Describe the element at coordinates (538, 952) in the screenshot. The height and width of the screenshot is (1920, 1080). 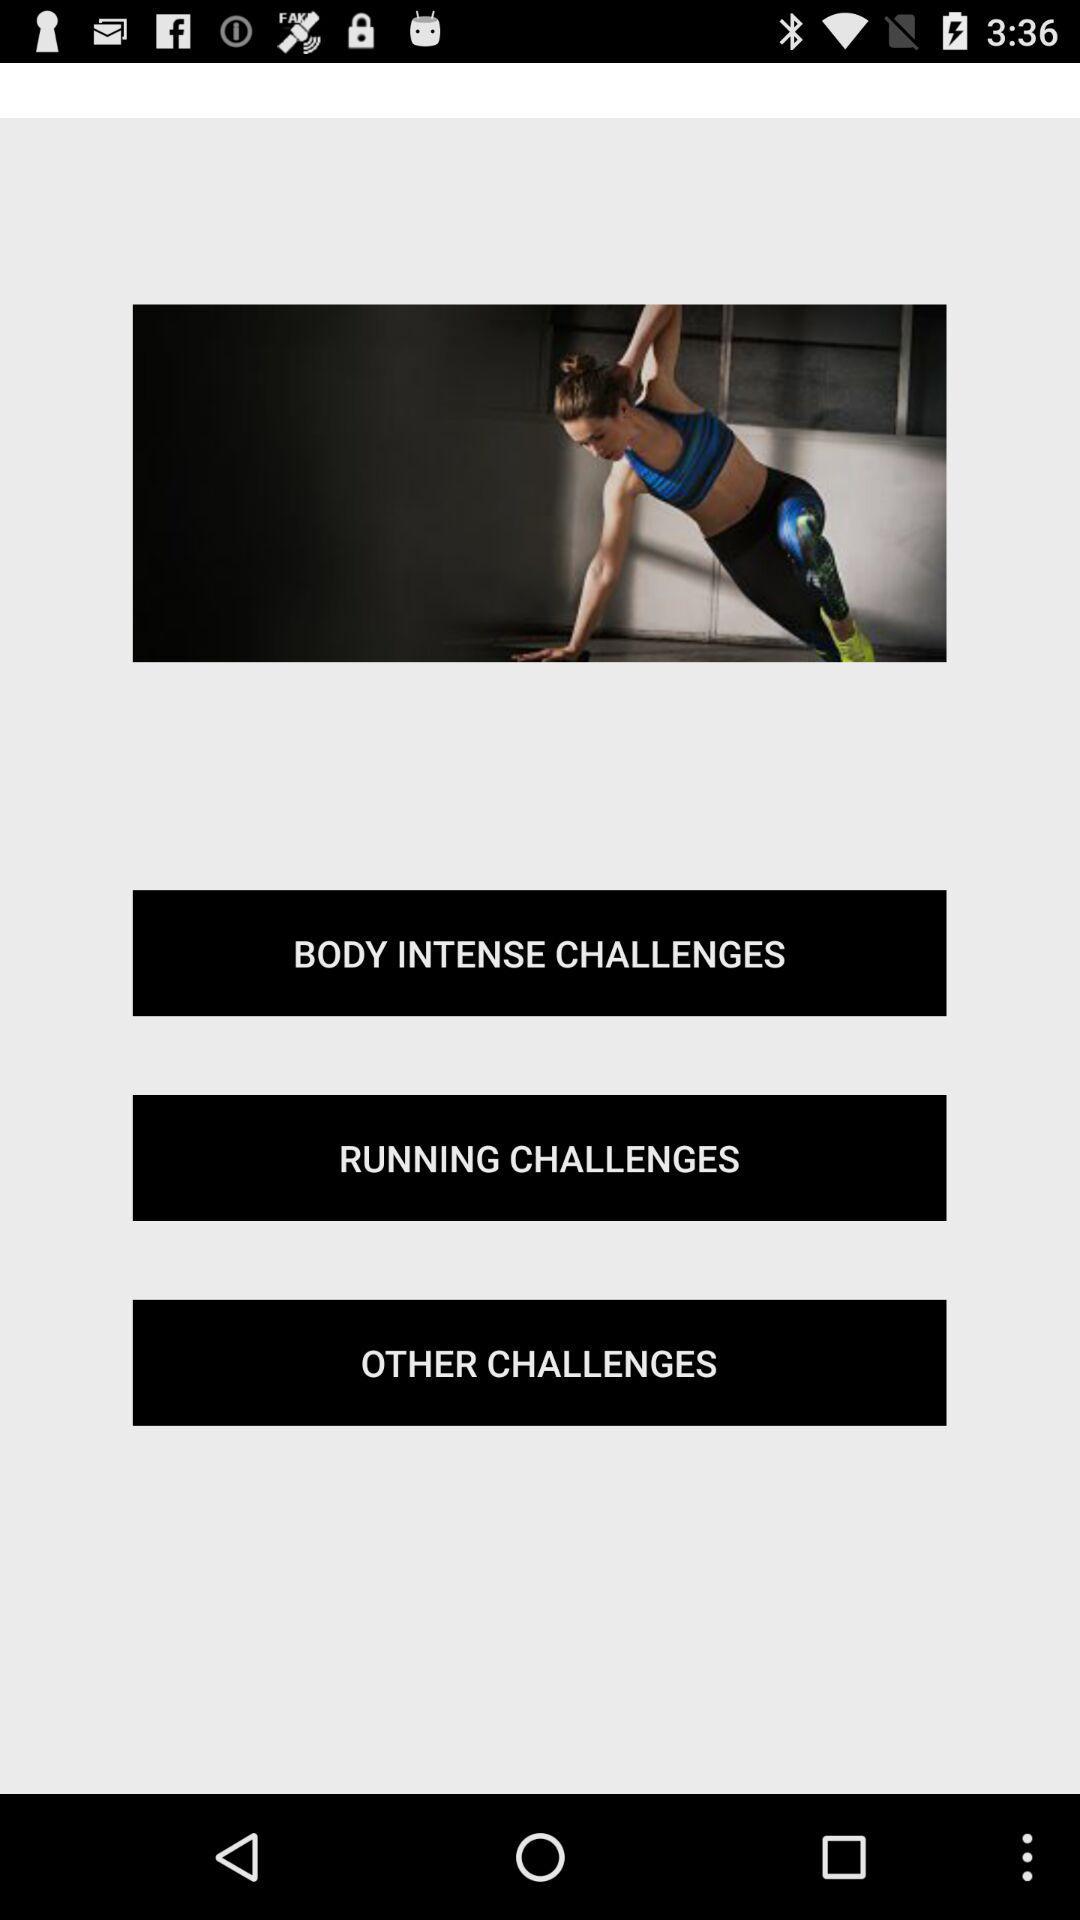
I see `the button above the running challenges` at that location.